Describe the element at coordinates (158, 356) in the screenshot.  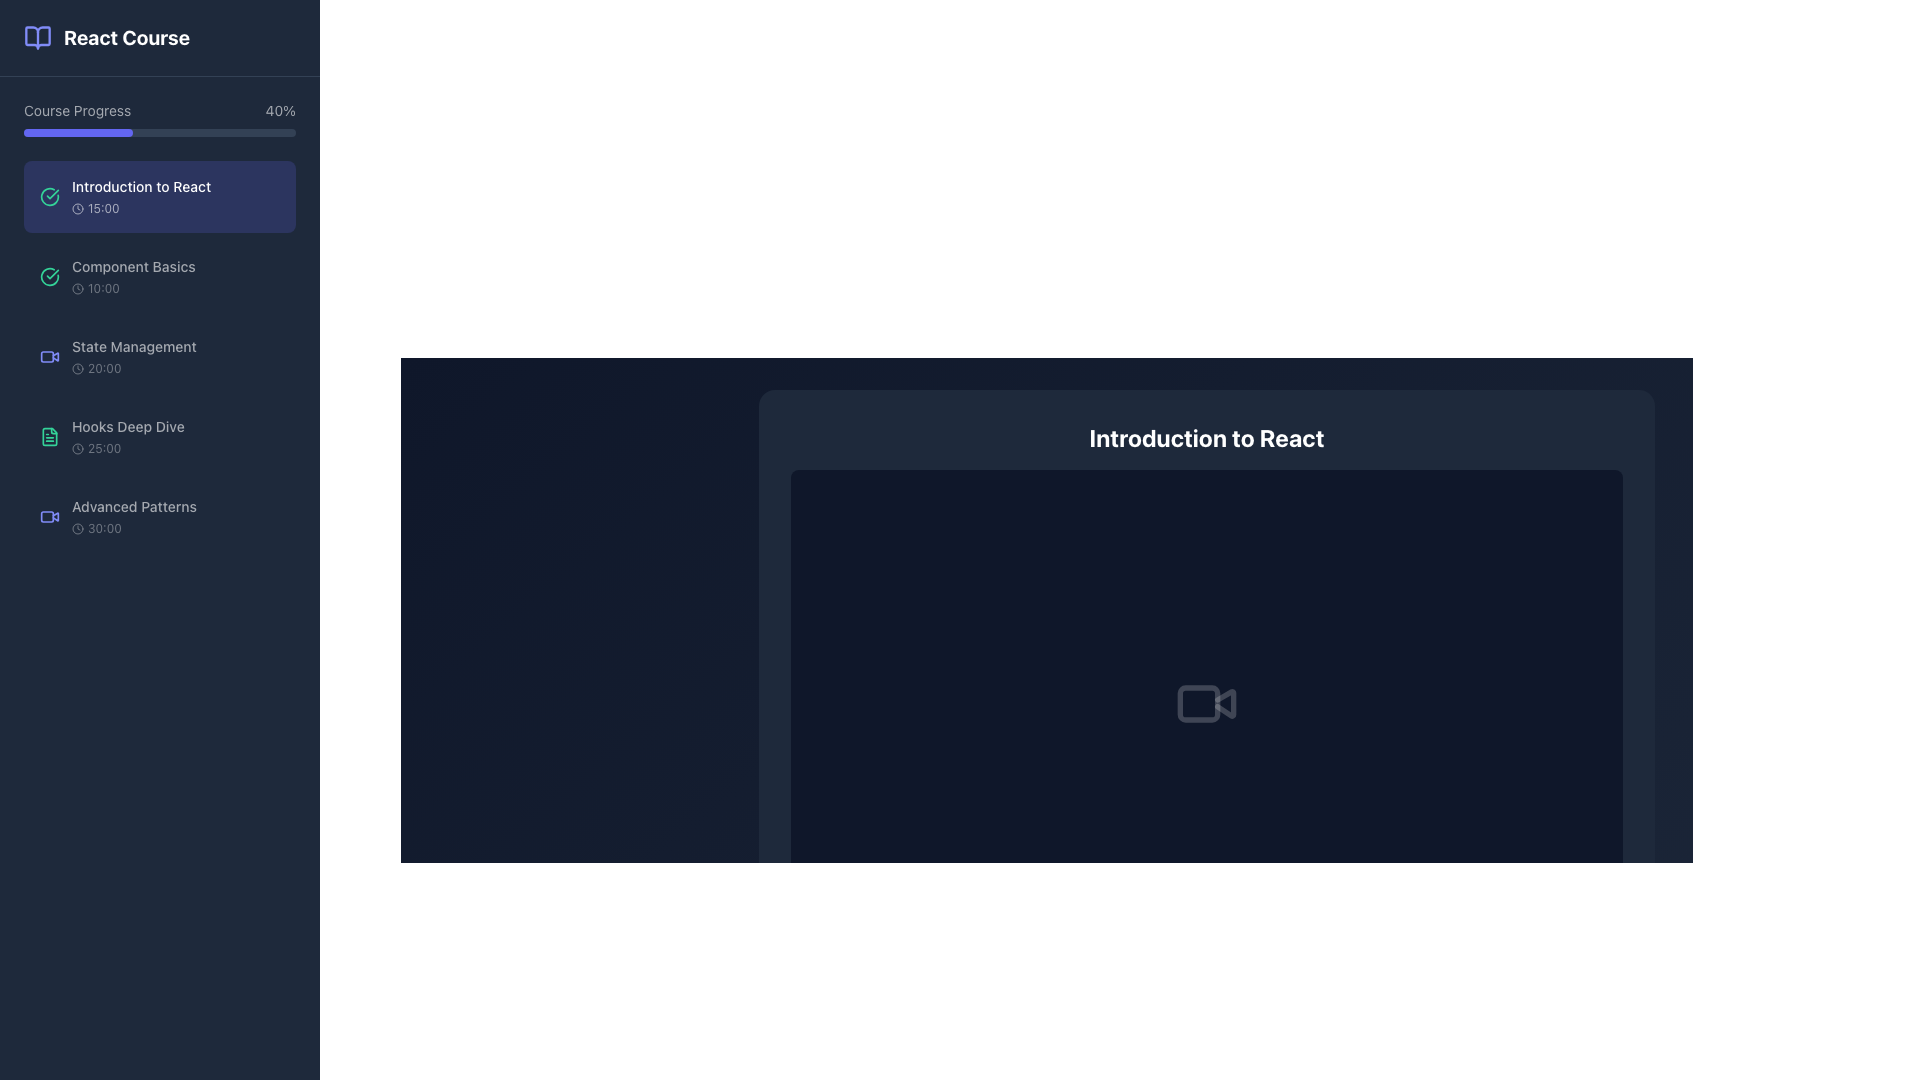
I see `the course list item titled 'State Management' with a duration of '20:00'` at that location.